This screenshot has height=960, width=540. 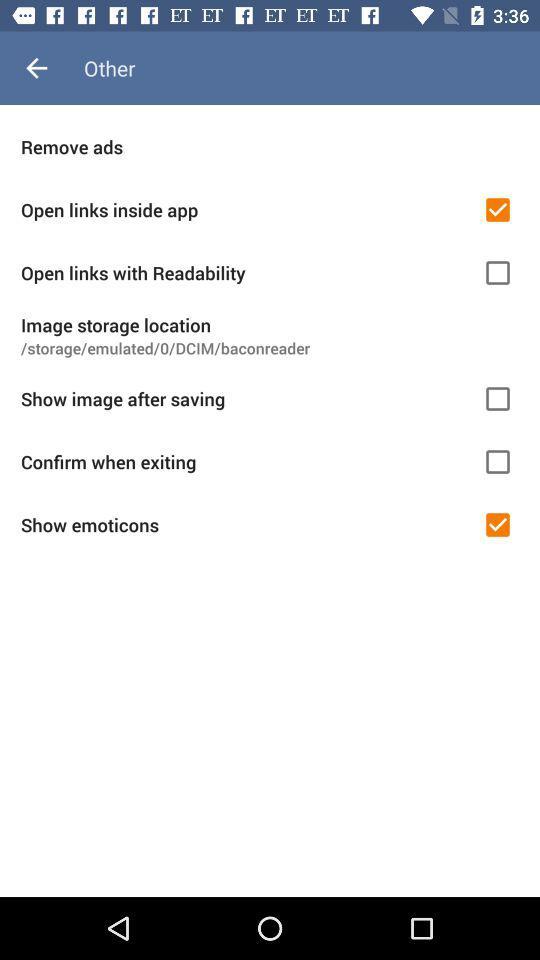 I want to click on image storage location item, so click(x=270, y=325).